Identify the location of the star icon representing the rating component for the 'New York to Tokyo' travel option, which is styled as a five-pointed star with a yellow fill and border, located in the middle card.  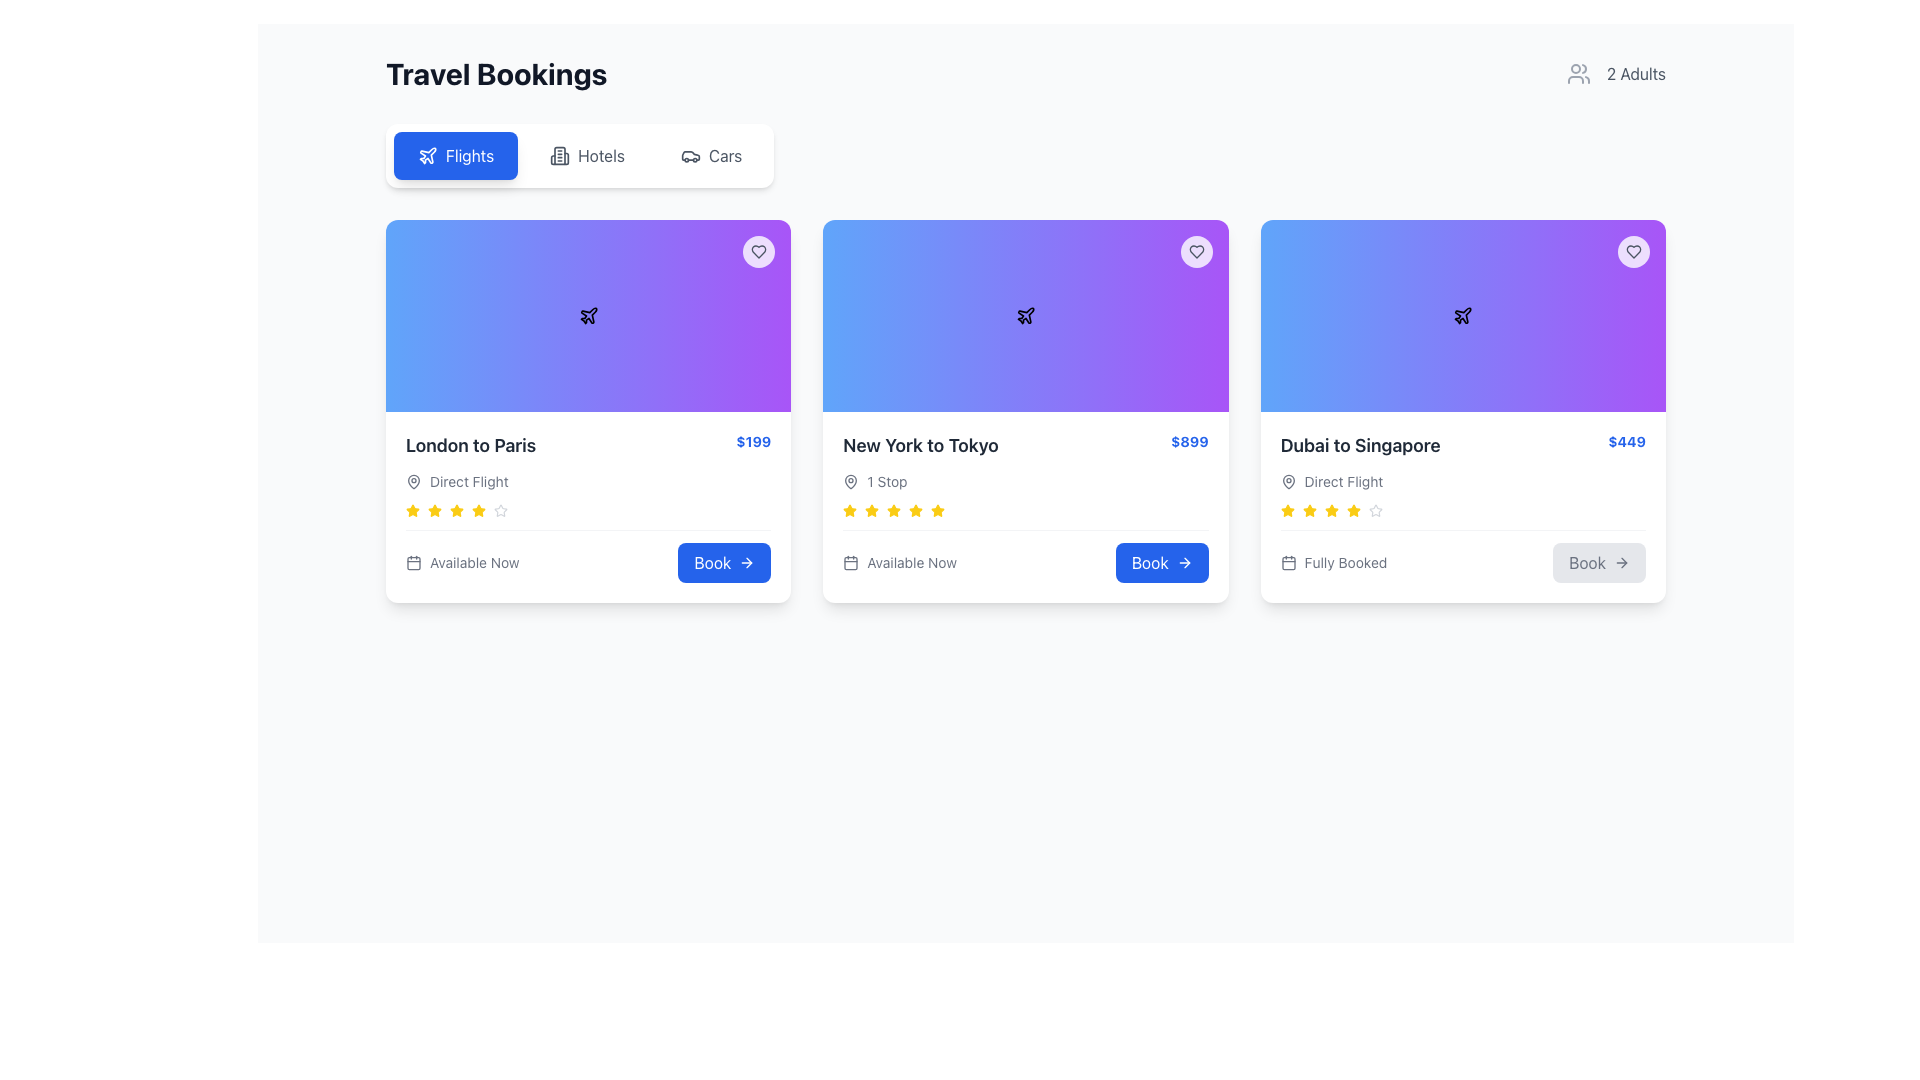
(850, 509).